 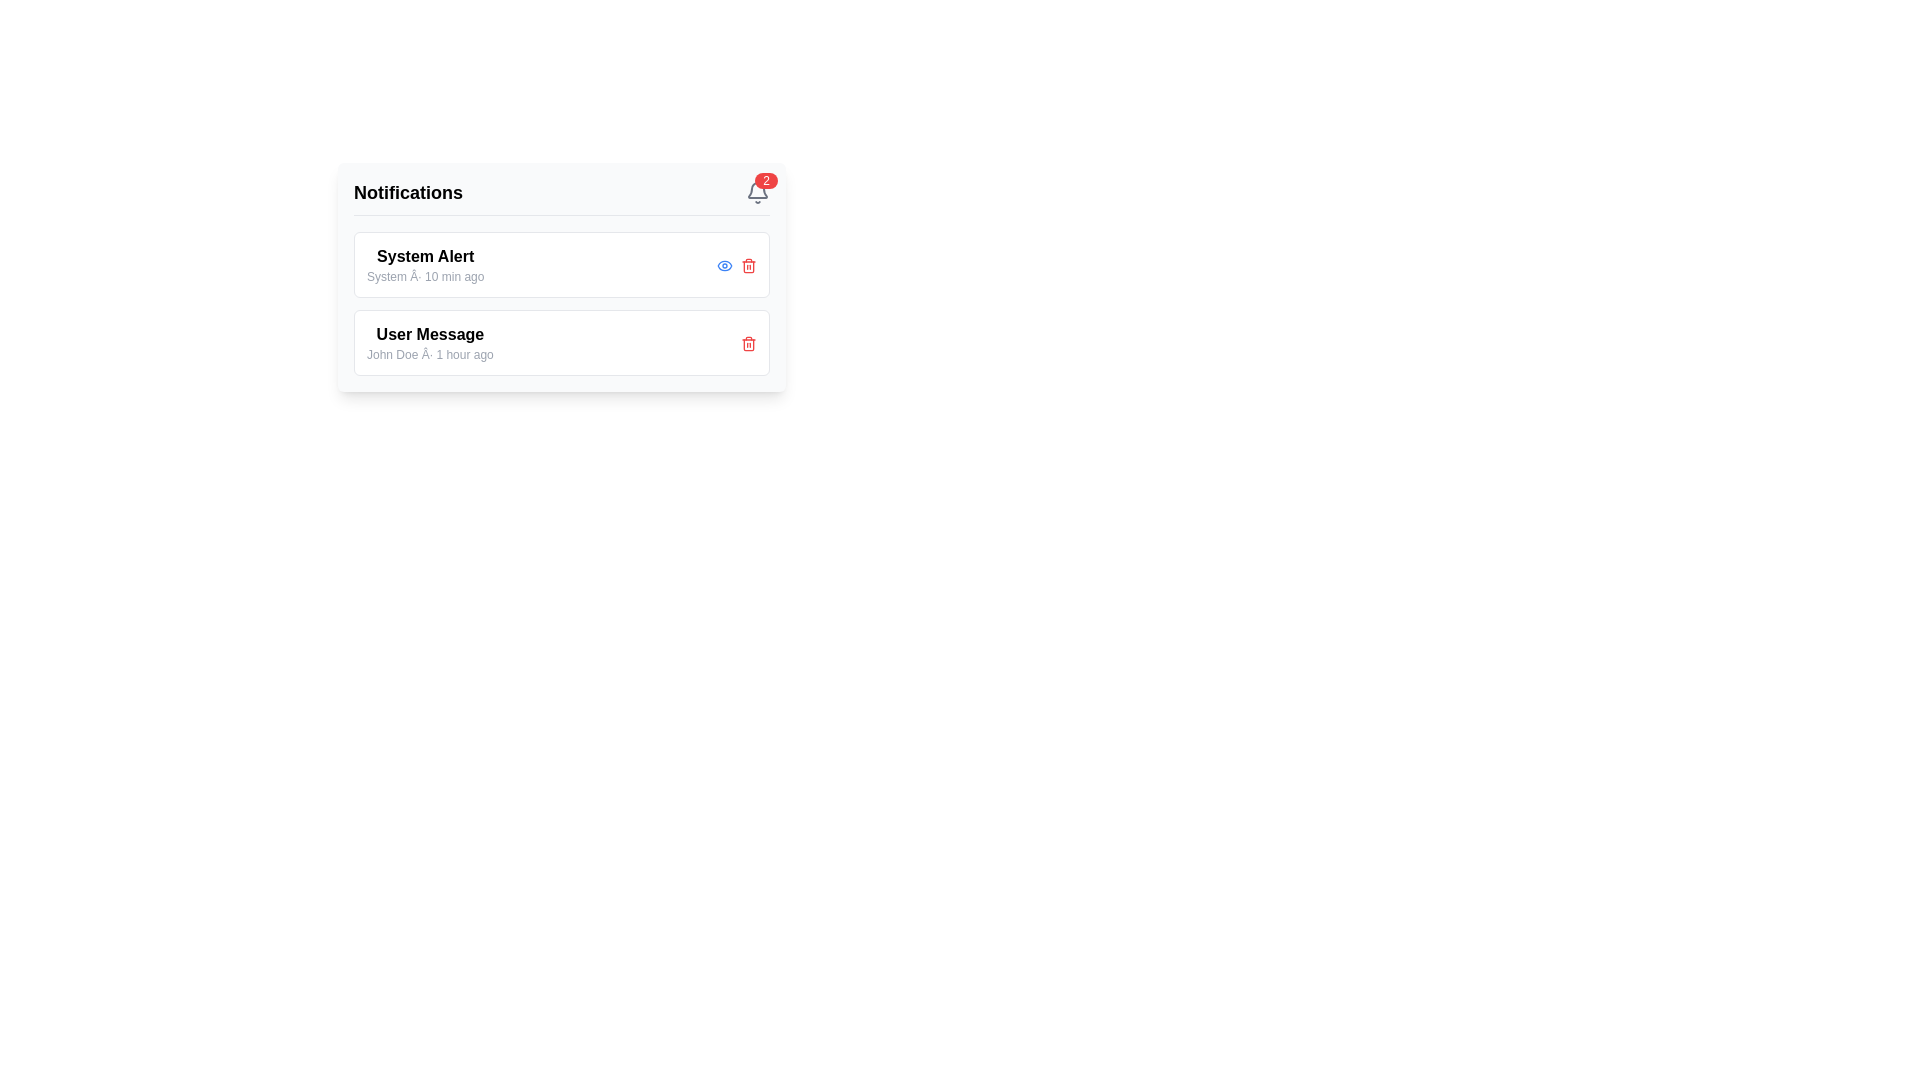 What do you see at coordinates (429, 334) in the screenshot?
I see `the title text of the notification message located in the lower notification card under the 'Notifications' section, which is the first text component above the context text` at bounding box center [429, 334].